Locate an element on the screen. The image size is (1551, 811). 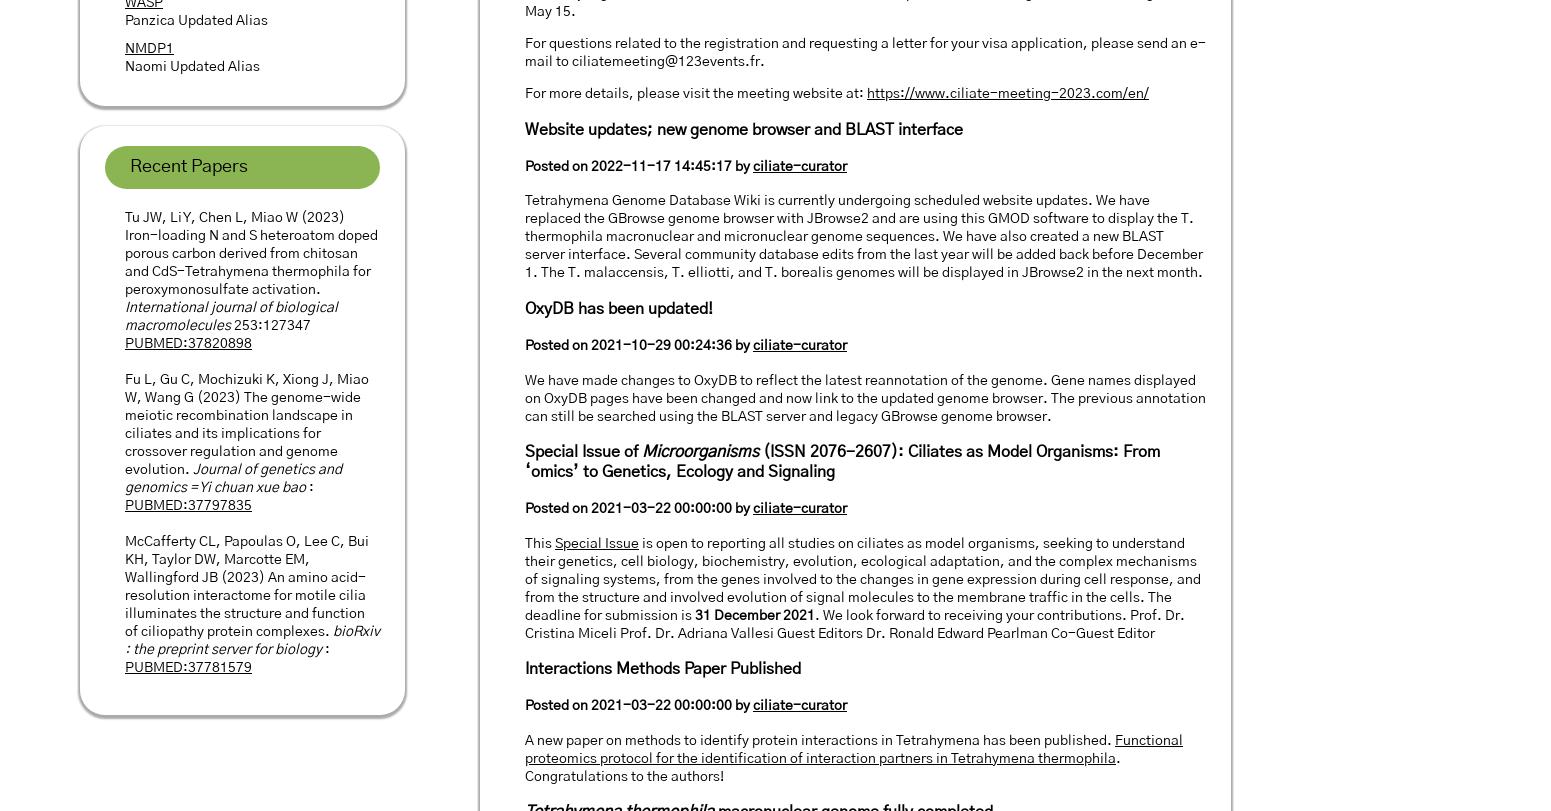
'bioRxiv : the preprint server for biology' is located at coordinates (252, 640).